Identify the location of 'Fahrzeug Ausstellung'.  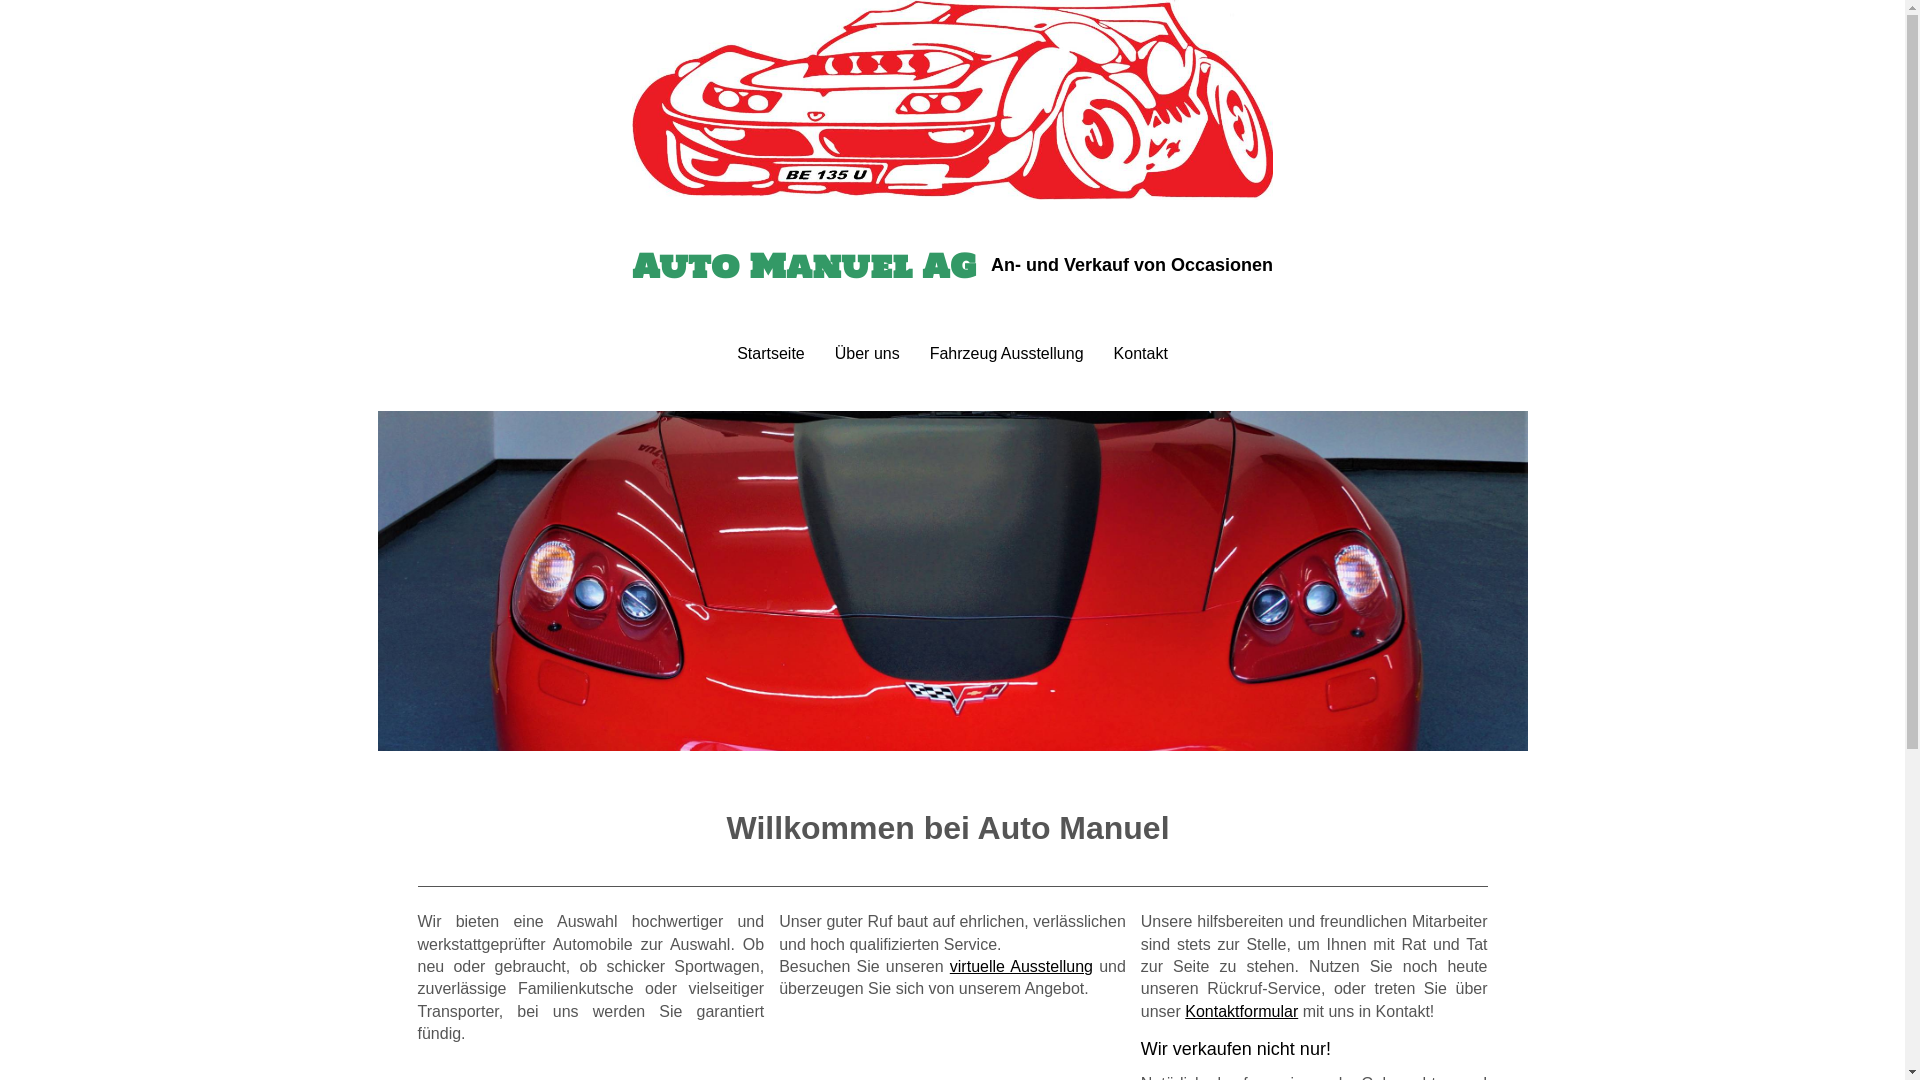
(1007, 353).